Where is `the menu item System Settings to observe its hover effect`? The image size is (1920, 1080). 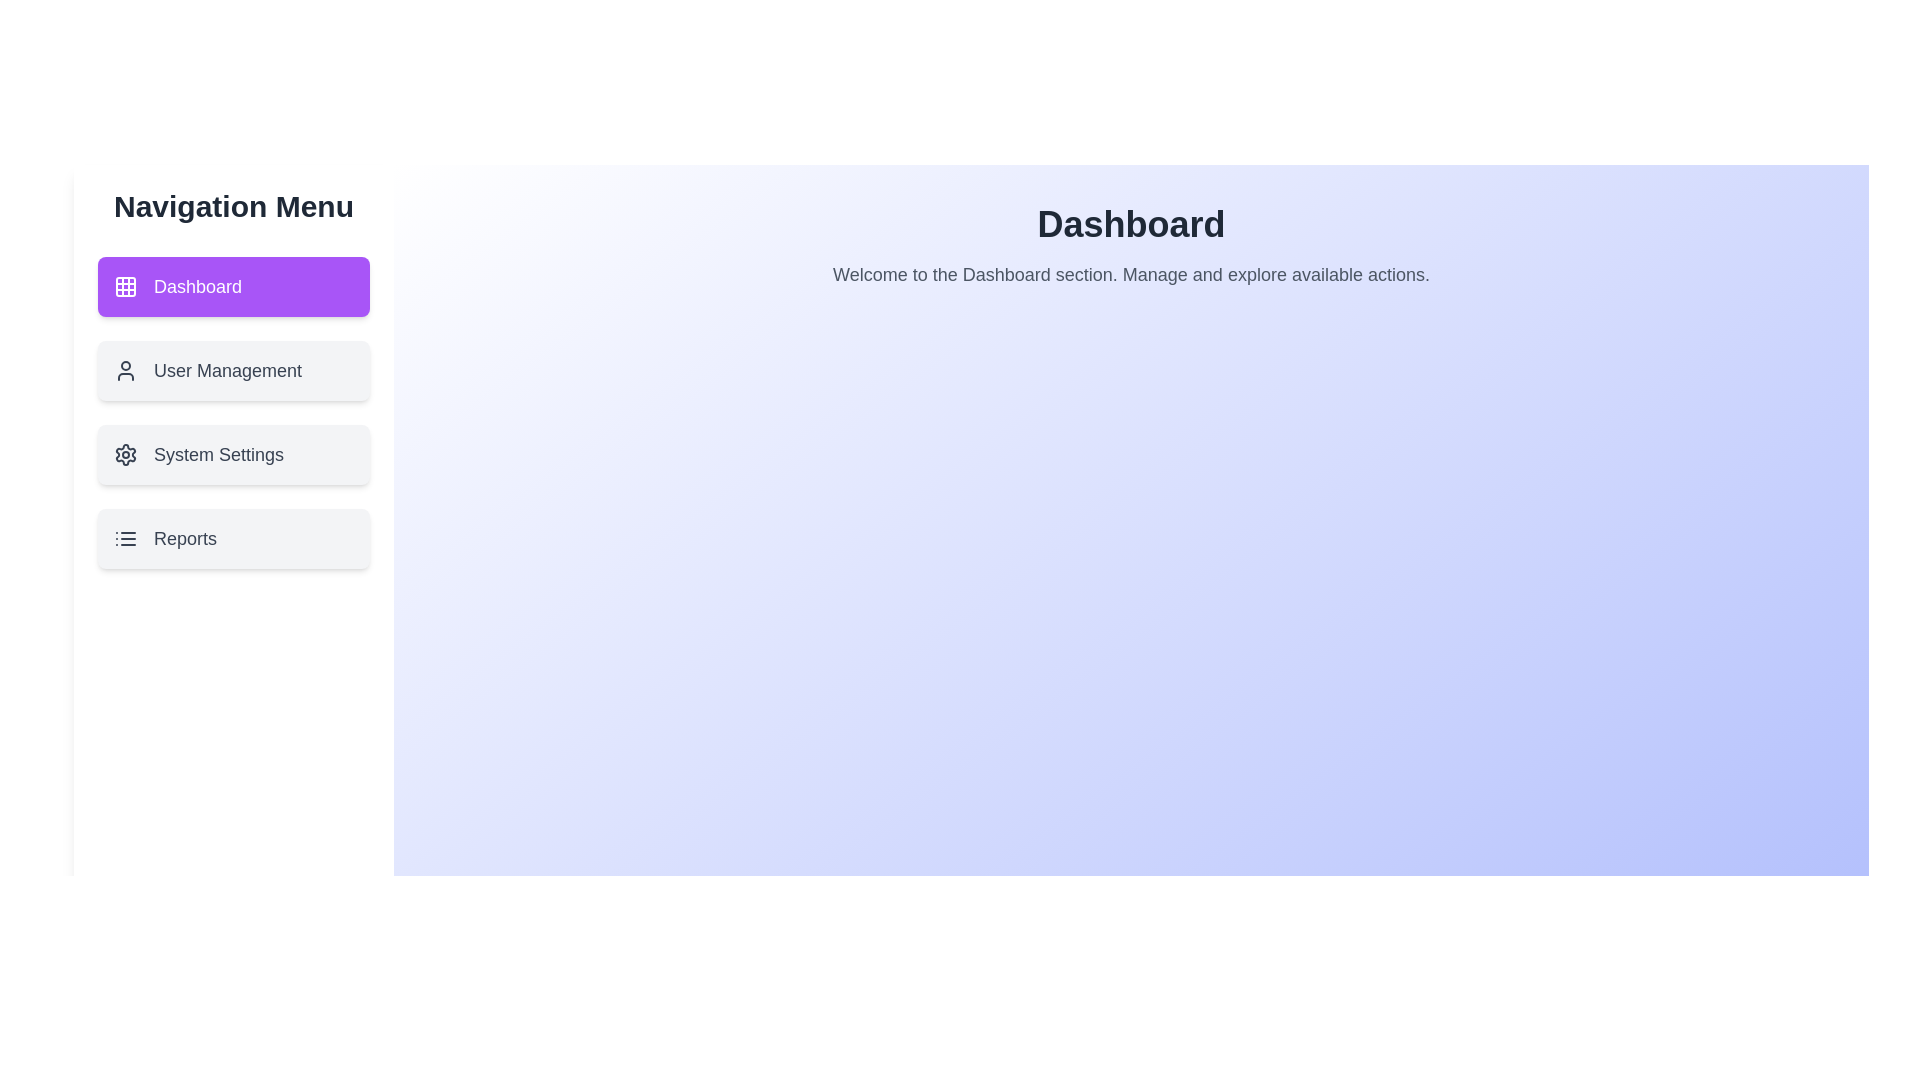
the menu item System Settings to observe its hover effect is located at coordinates (234, 455).